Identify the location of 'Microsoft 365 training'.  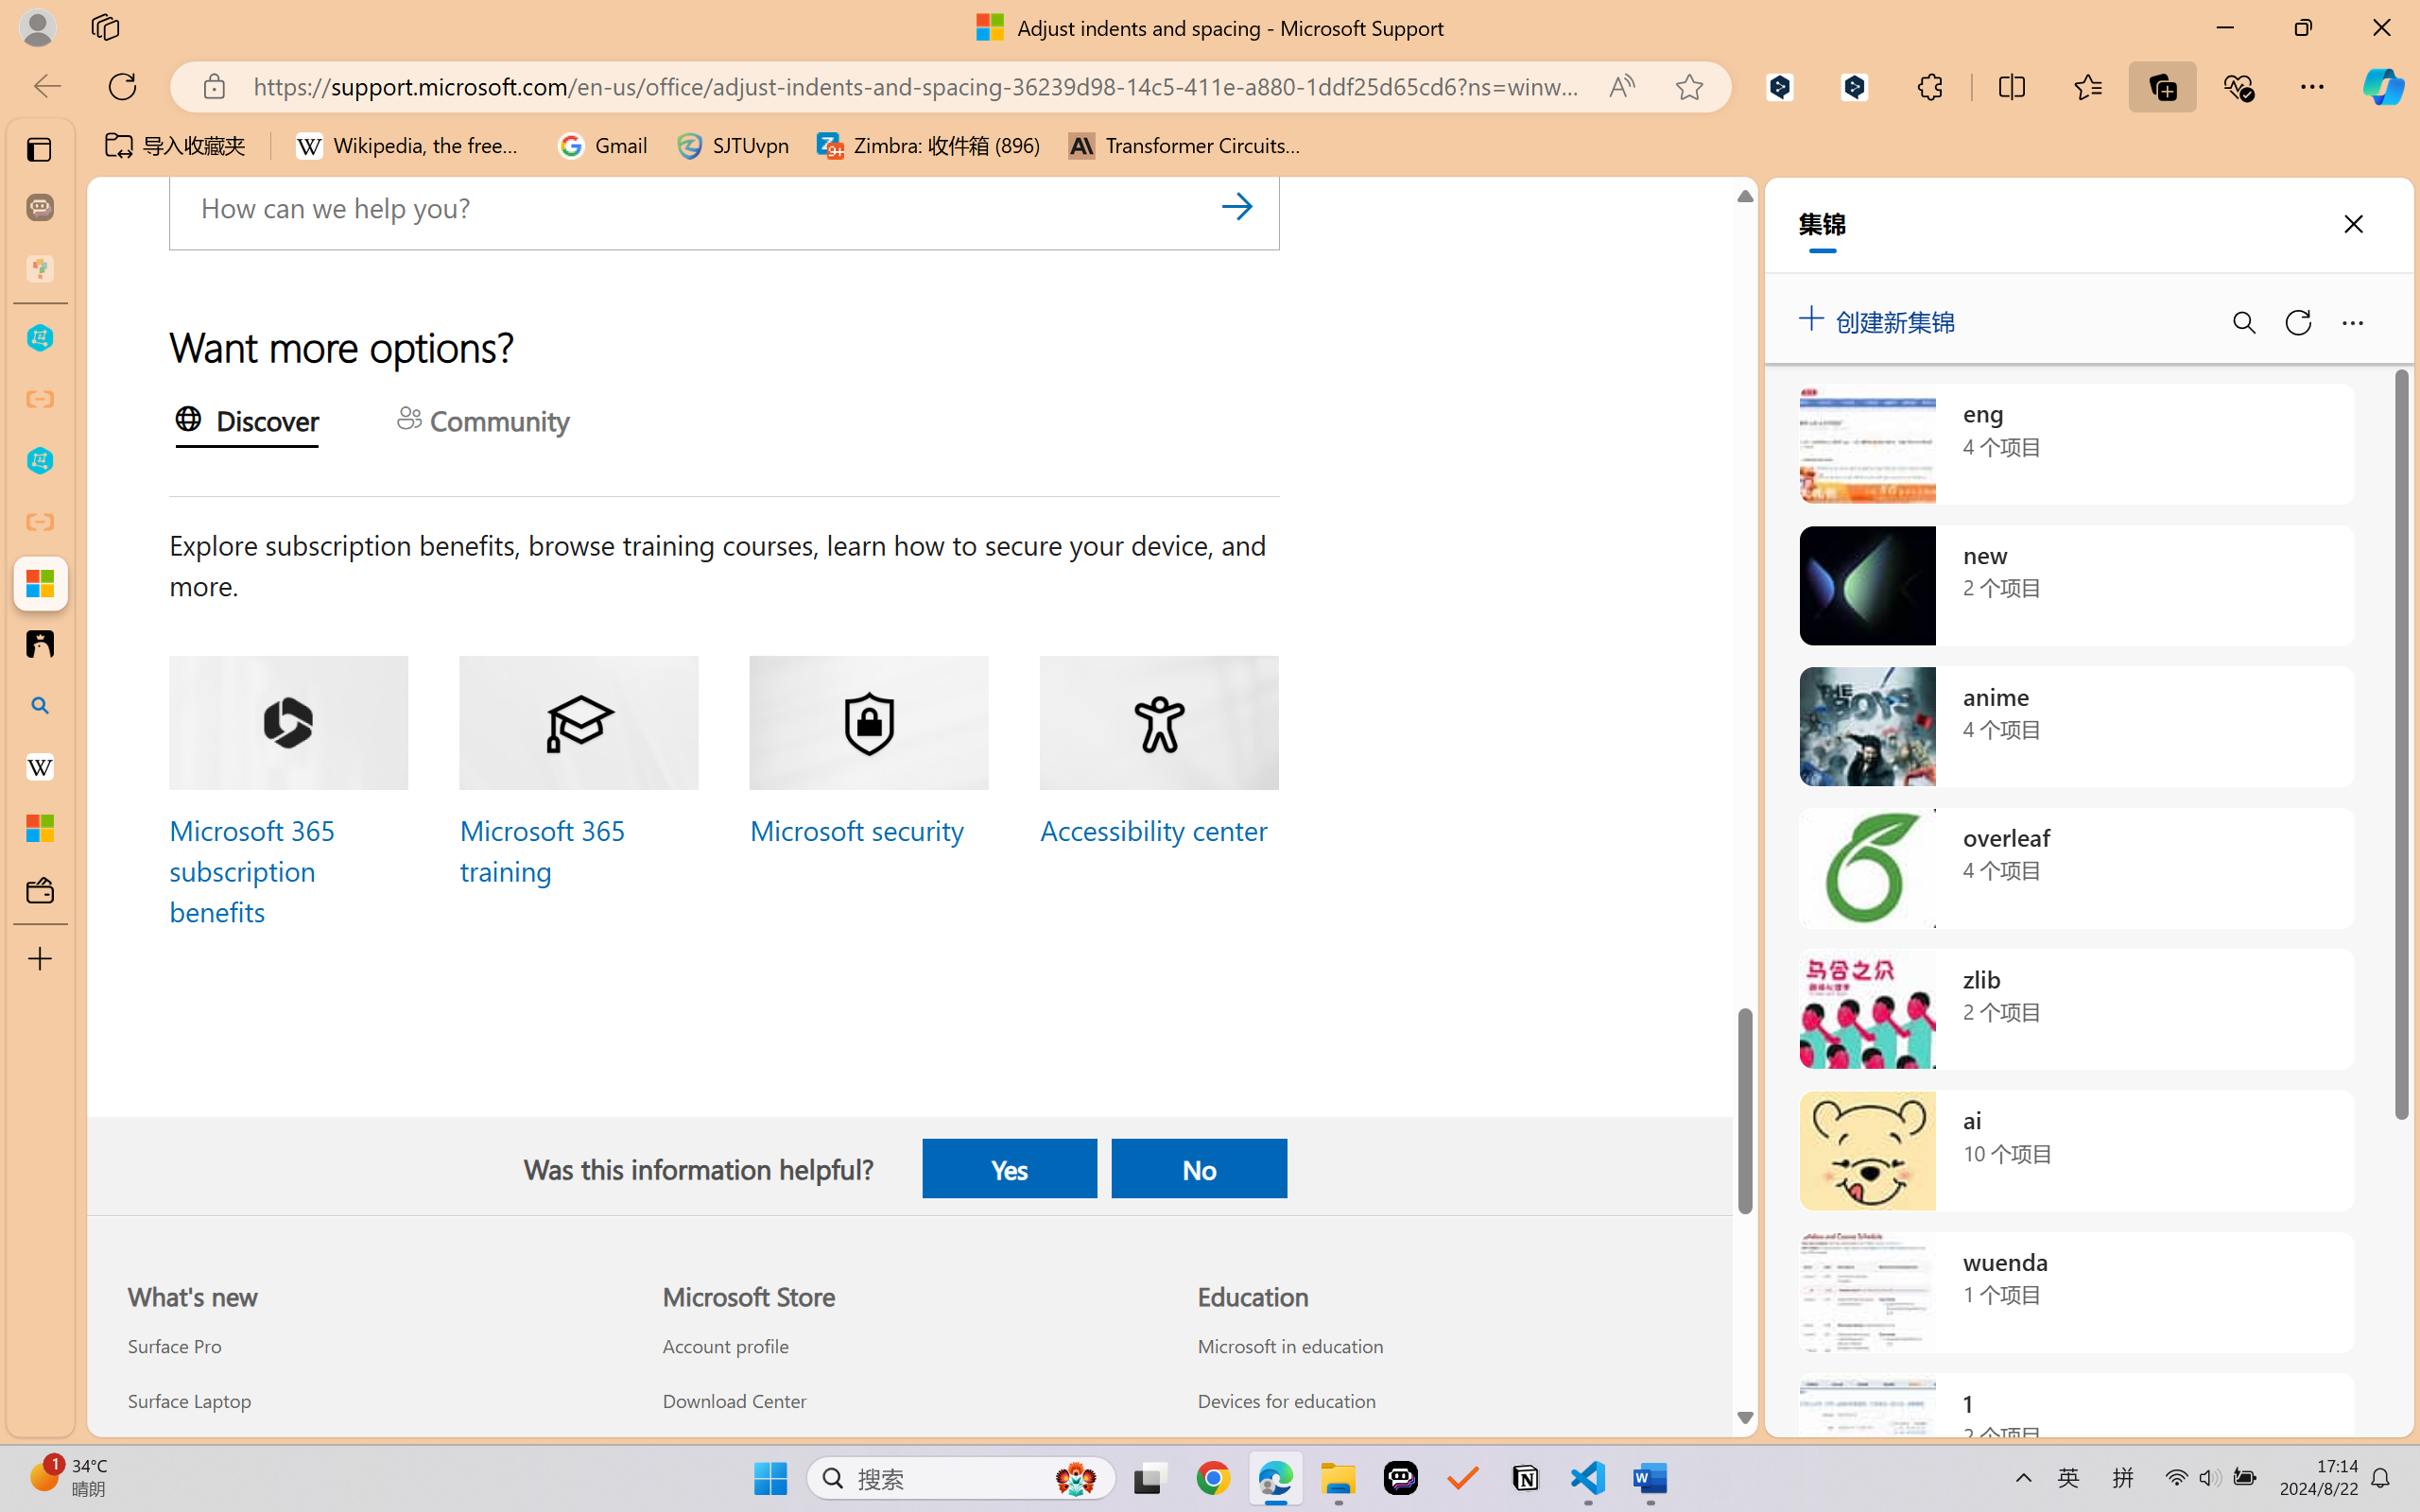
(540, 850).